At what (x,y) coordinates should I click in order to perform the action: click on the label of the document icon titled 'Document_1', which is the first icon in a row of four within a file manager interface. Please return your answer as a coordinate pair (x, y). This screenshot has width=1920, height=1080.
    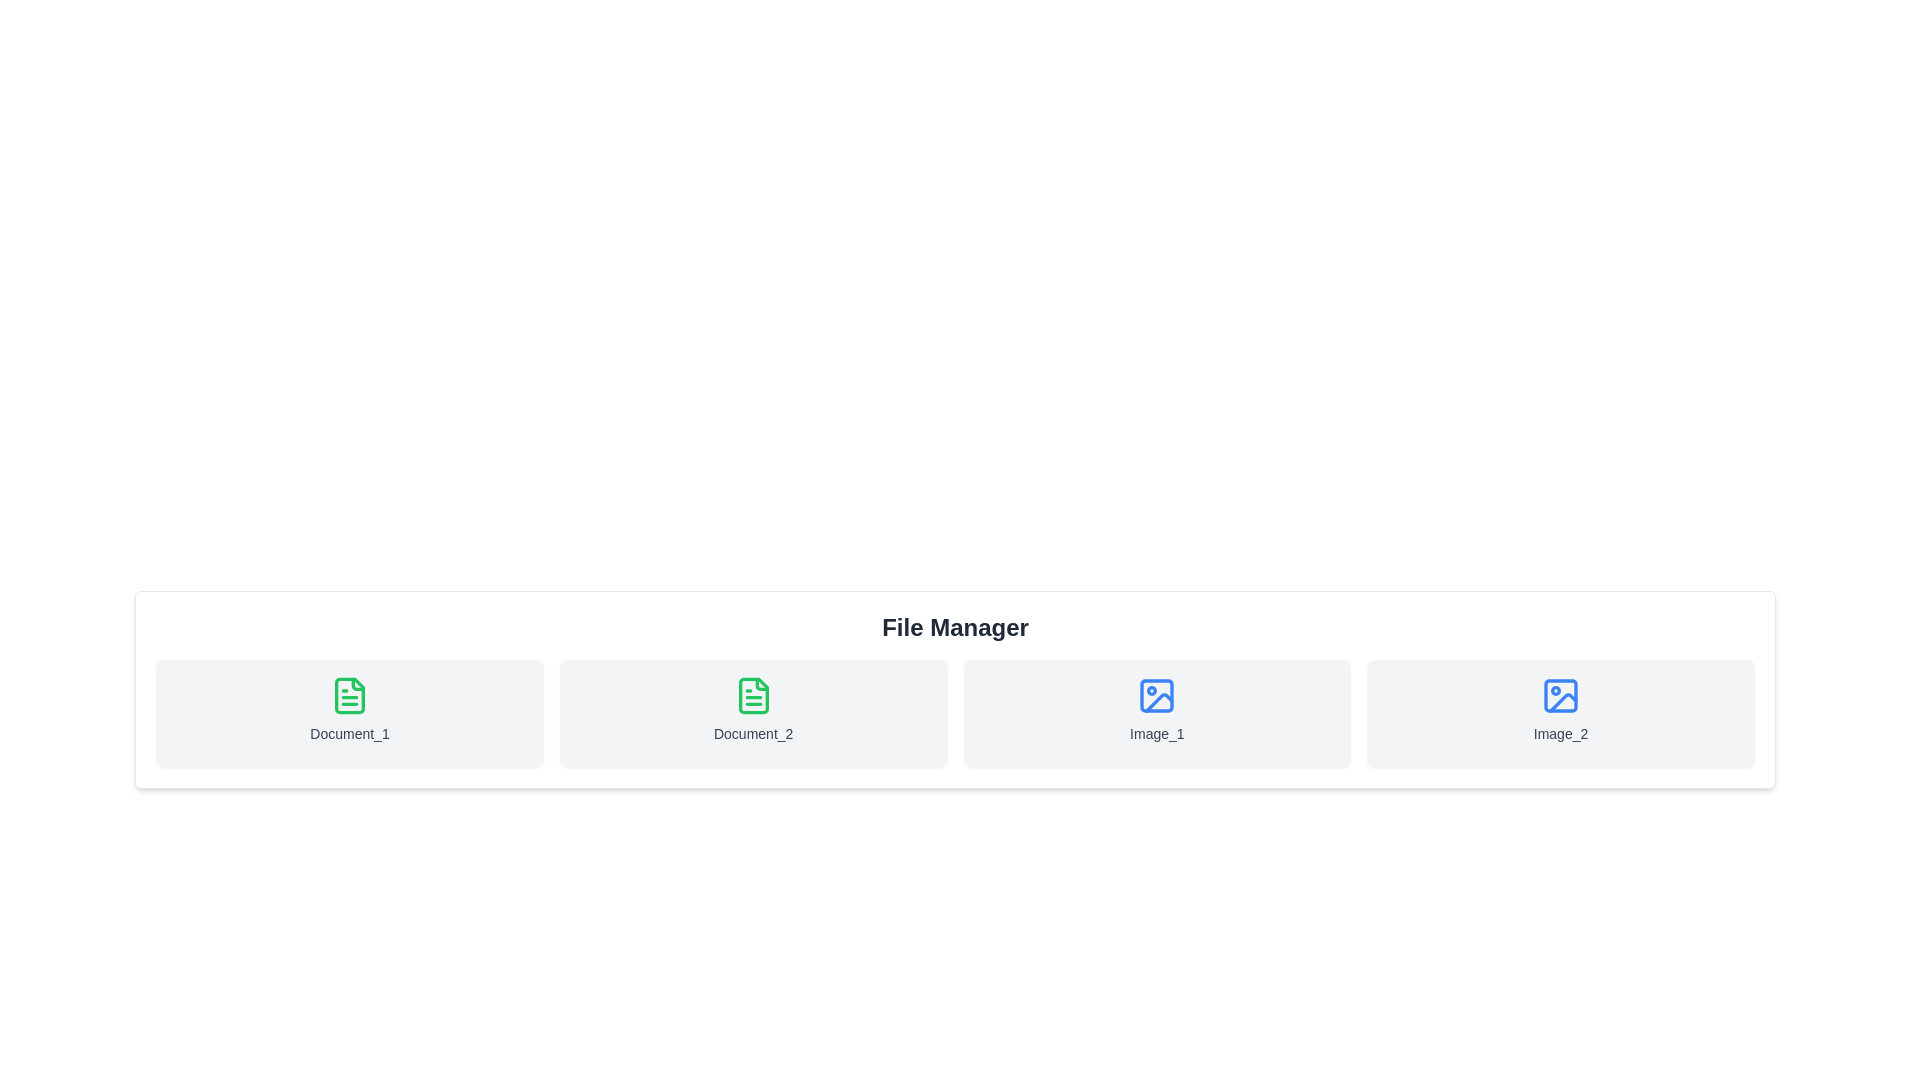
    Looking at the image, I should click on (350, 694).